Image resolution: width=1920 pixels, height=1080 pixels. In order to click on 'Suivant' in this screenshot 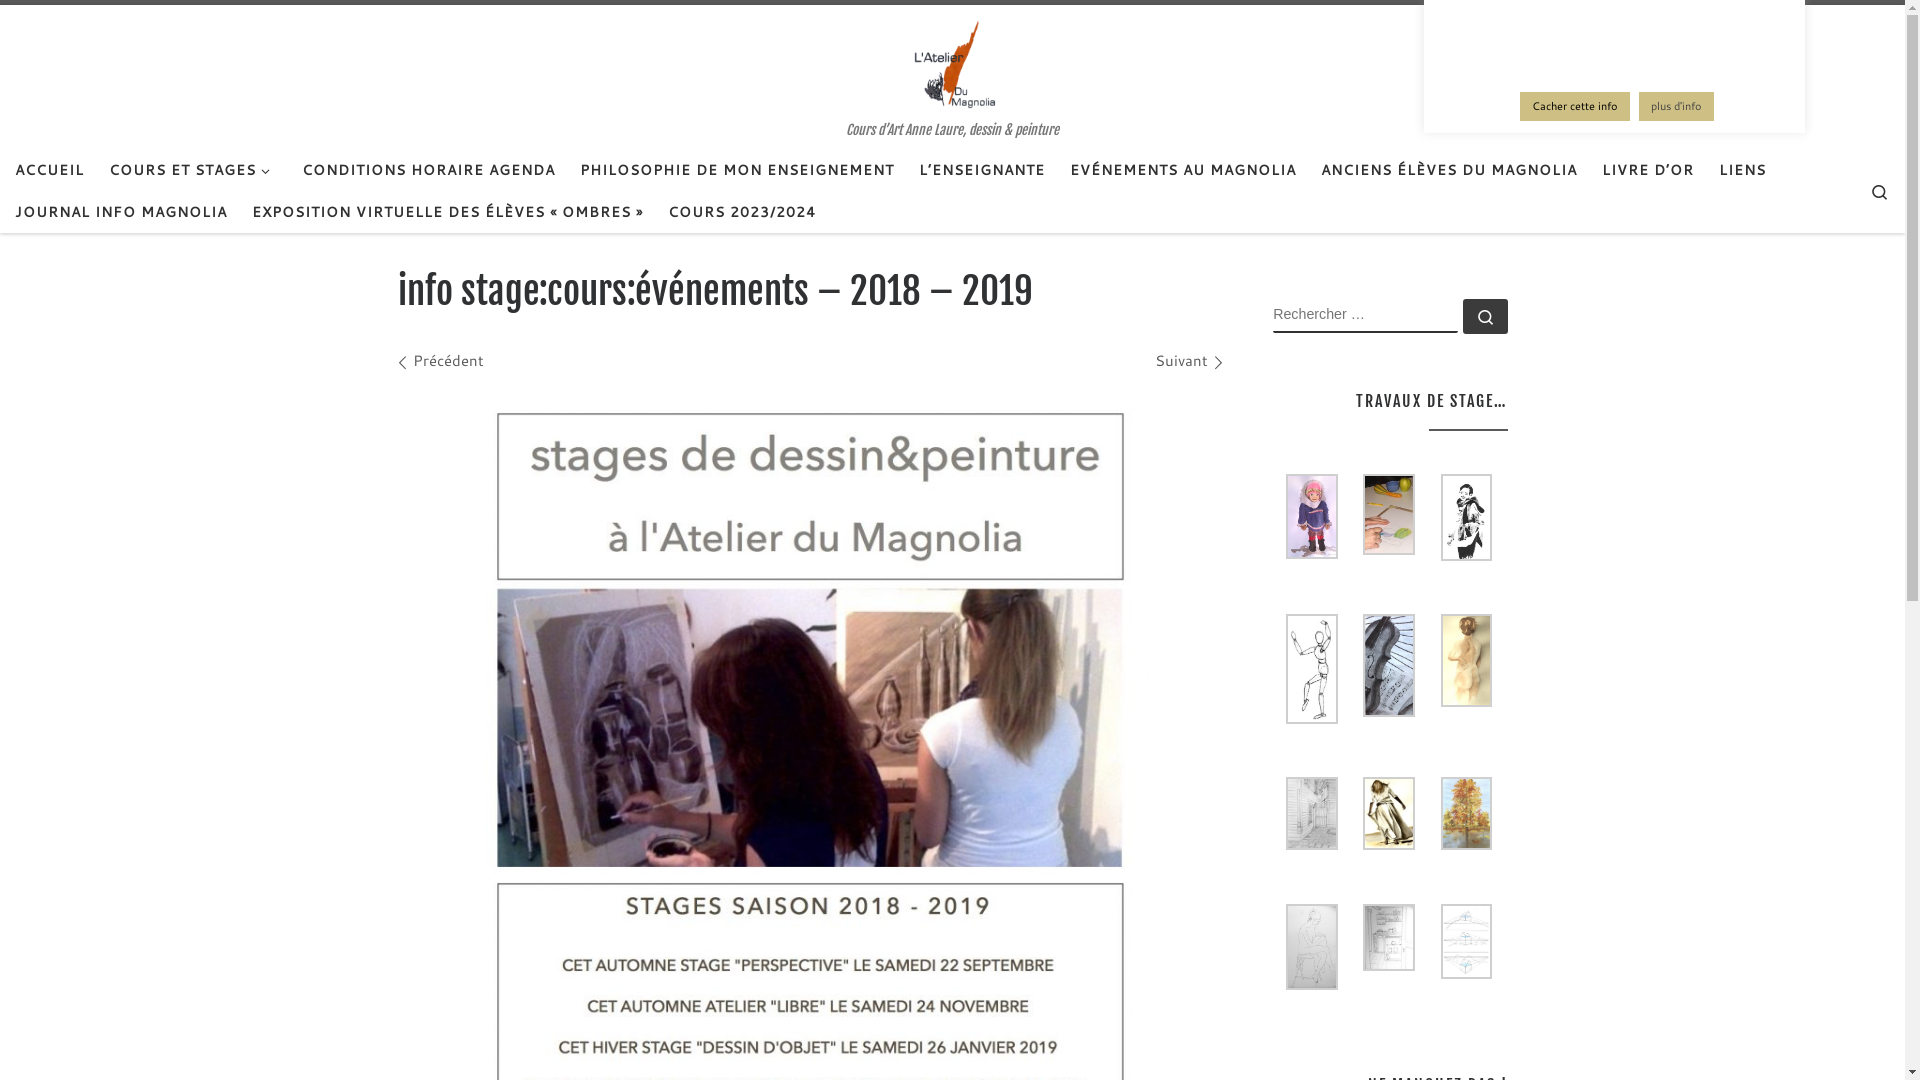, I will do `click(1188, 360)`.